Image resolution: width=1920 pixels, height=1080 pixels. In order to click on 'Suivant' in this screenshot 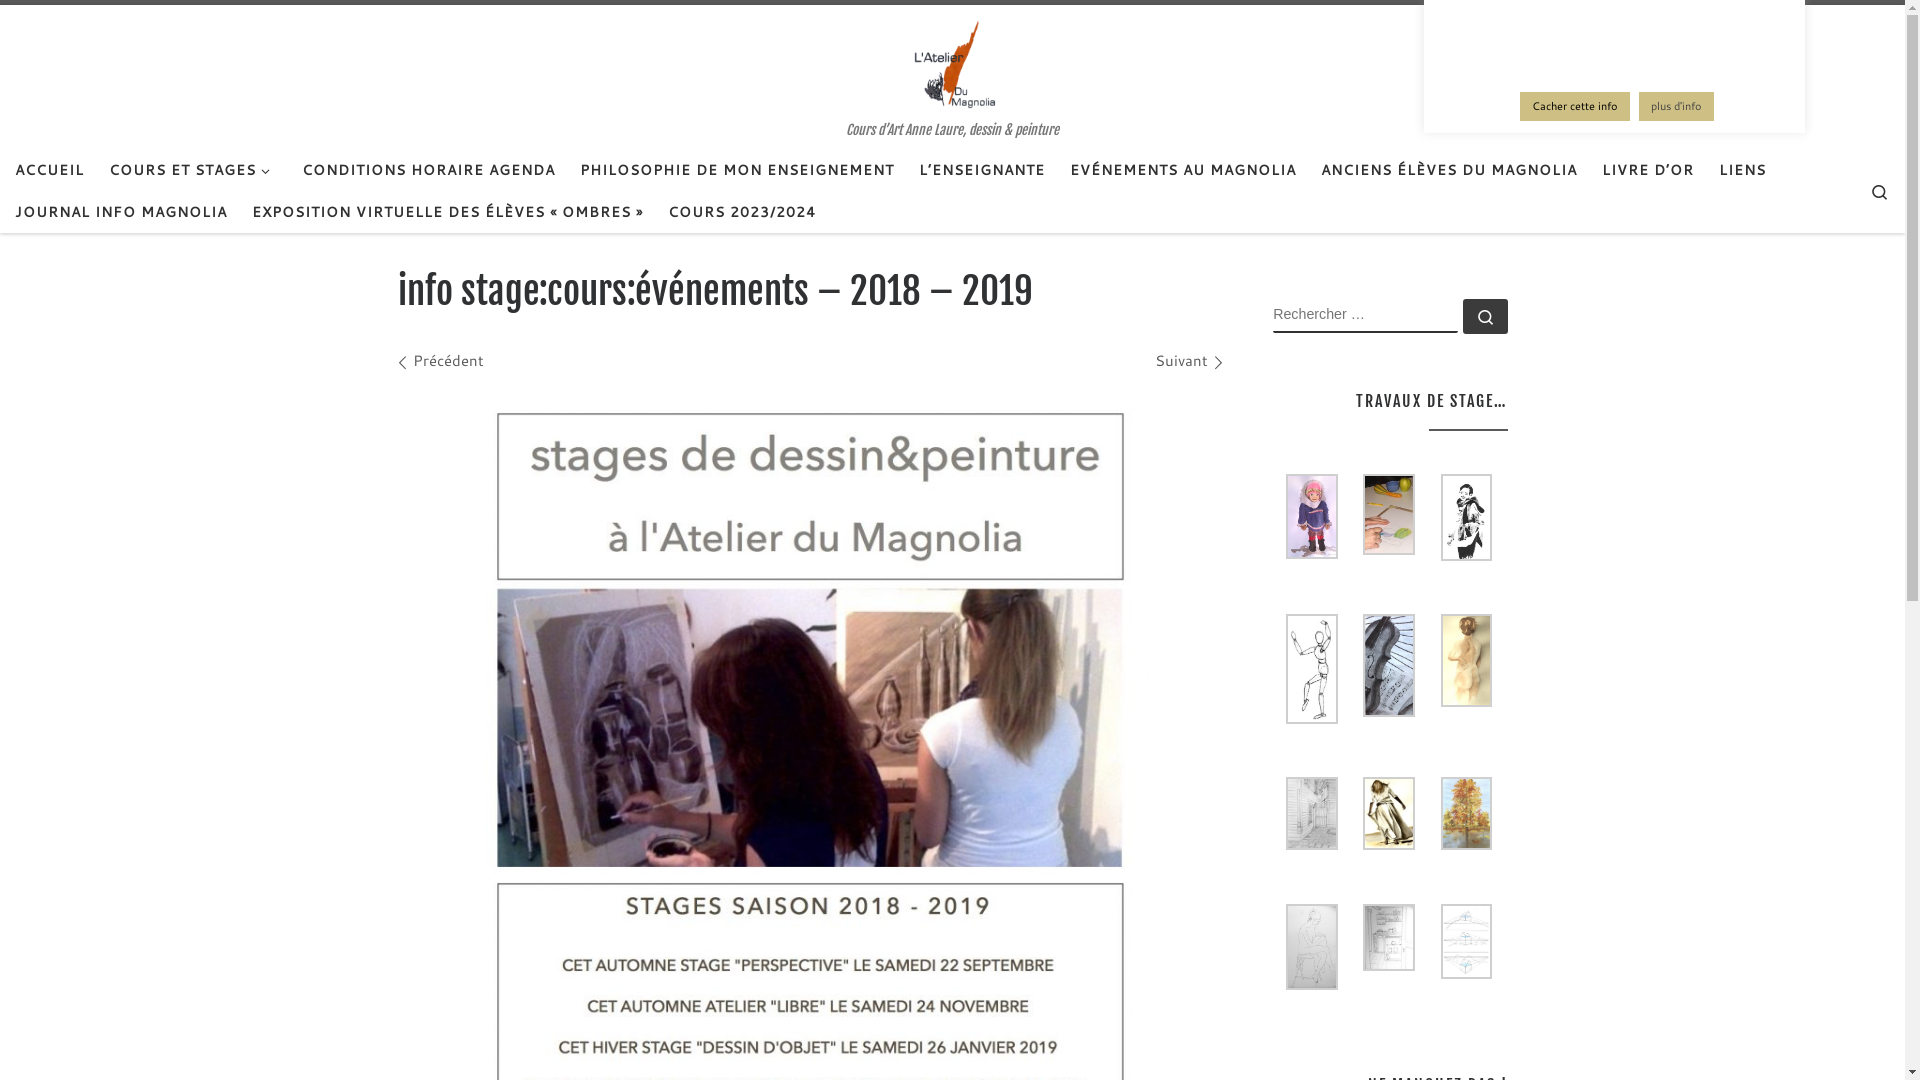, I will do `click(1188, 360)`.